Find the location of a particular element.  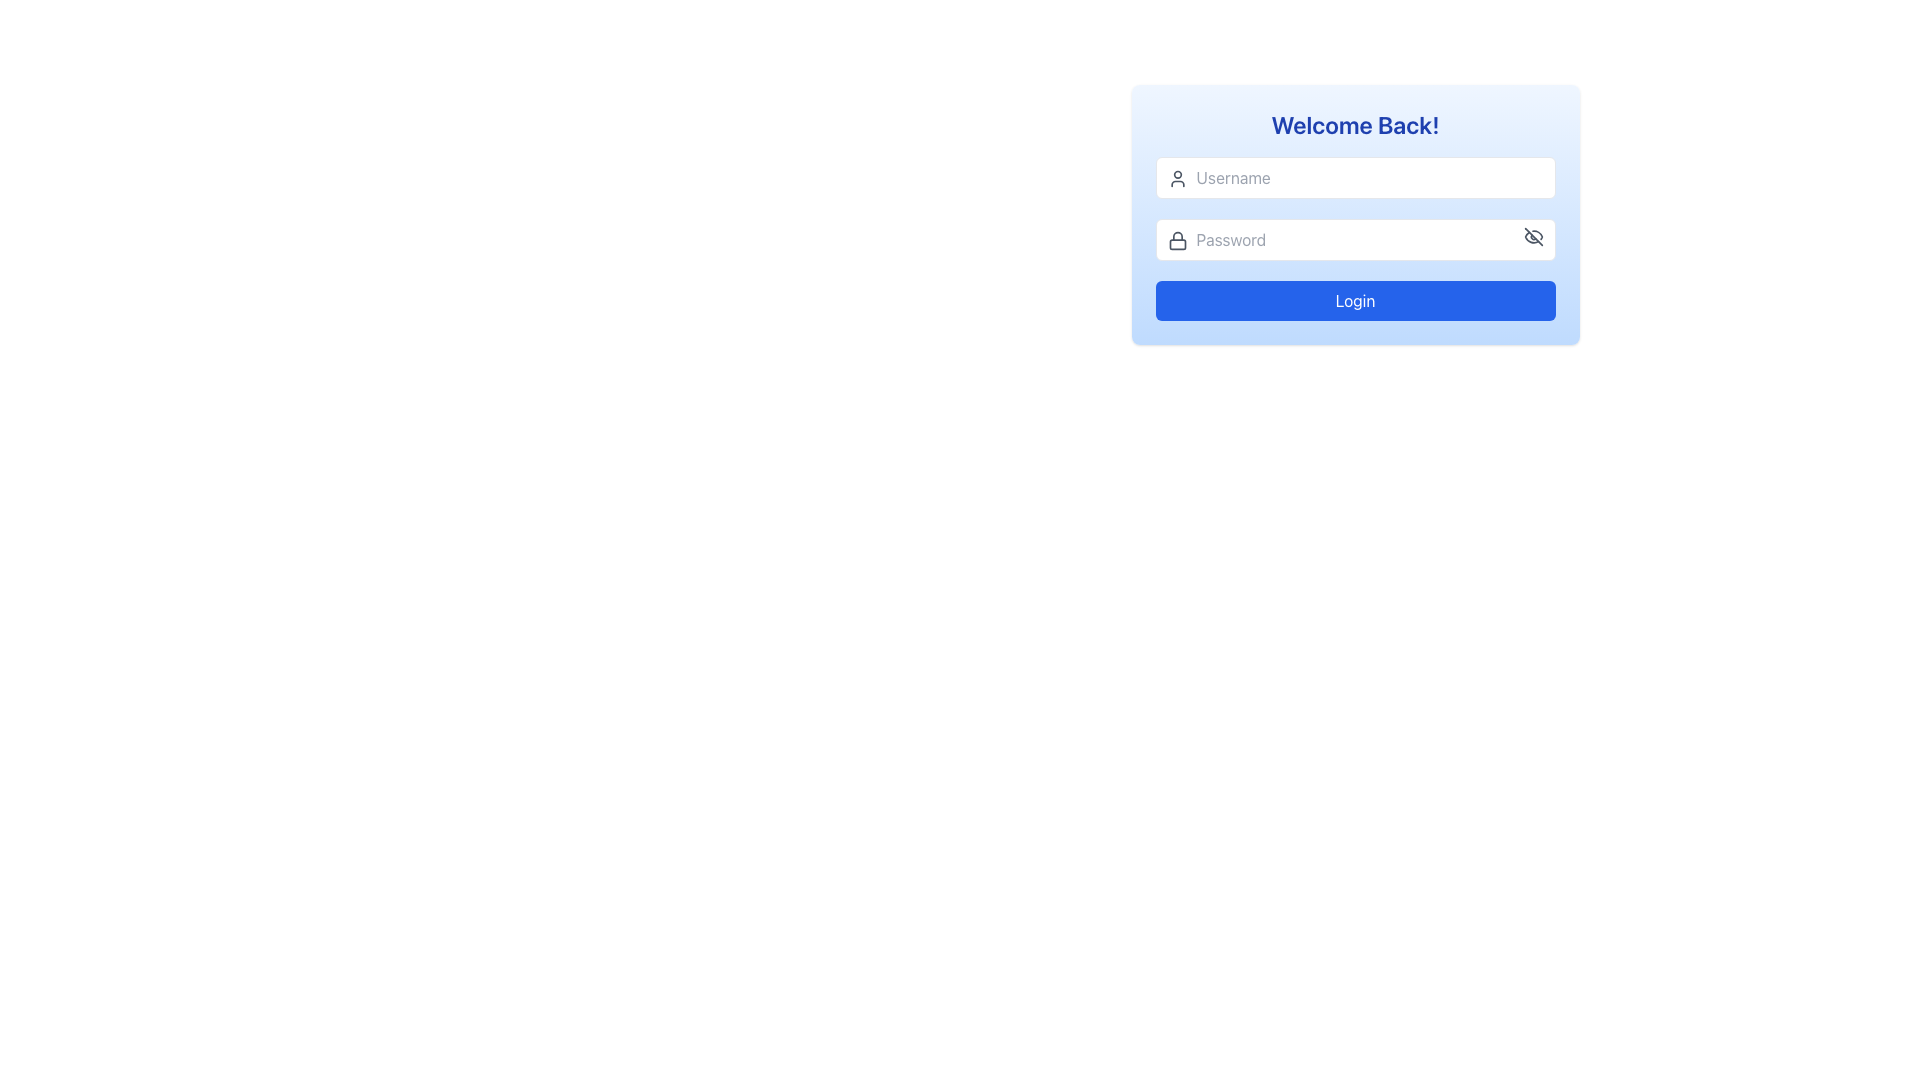

the user profile icon, which is a simplistic line drawing of a person in gray, located to the left of the username input field in the login form is located at coordinates (1177, 177).